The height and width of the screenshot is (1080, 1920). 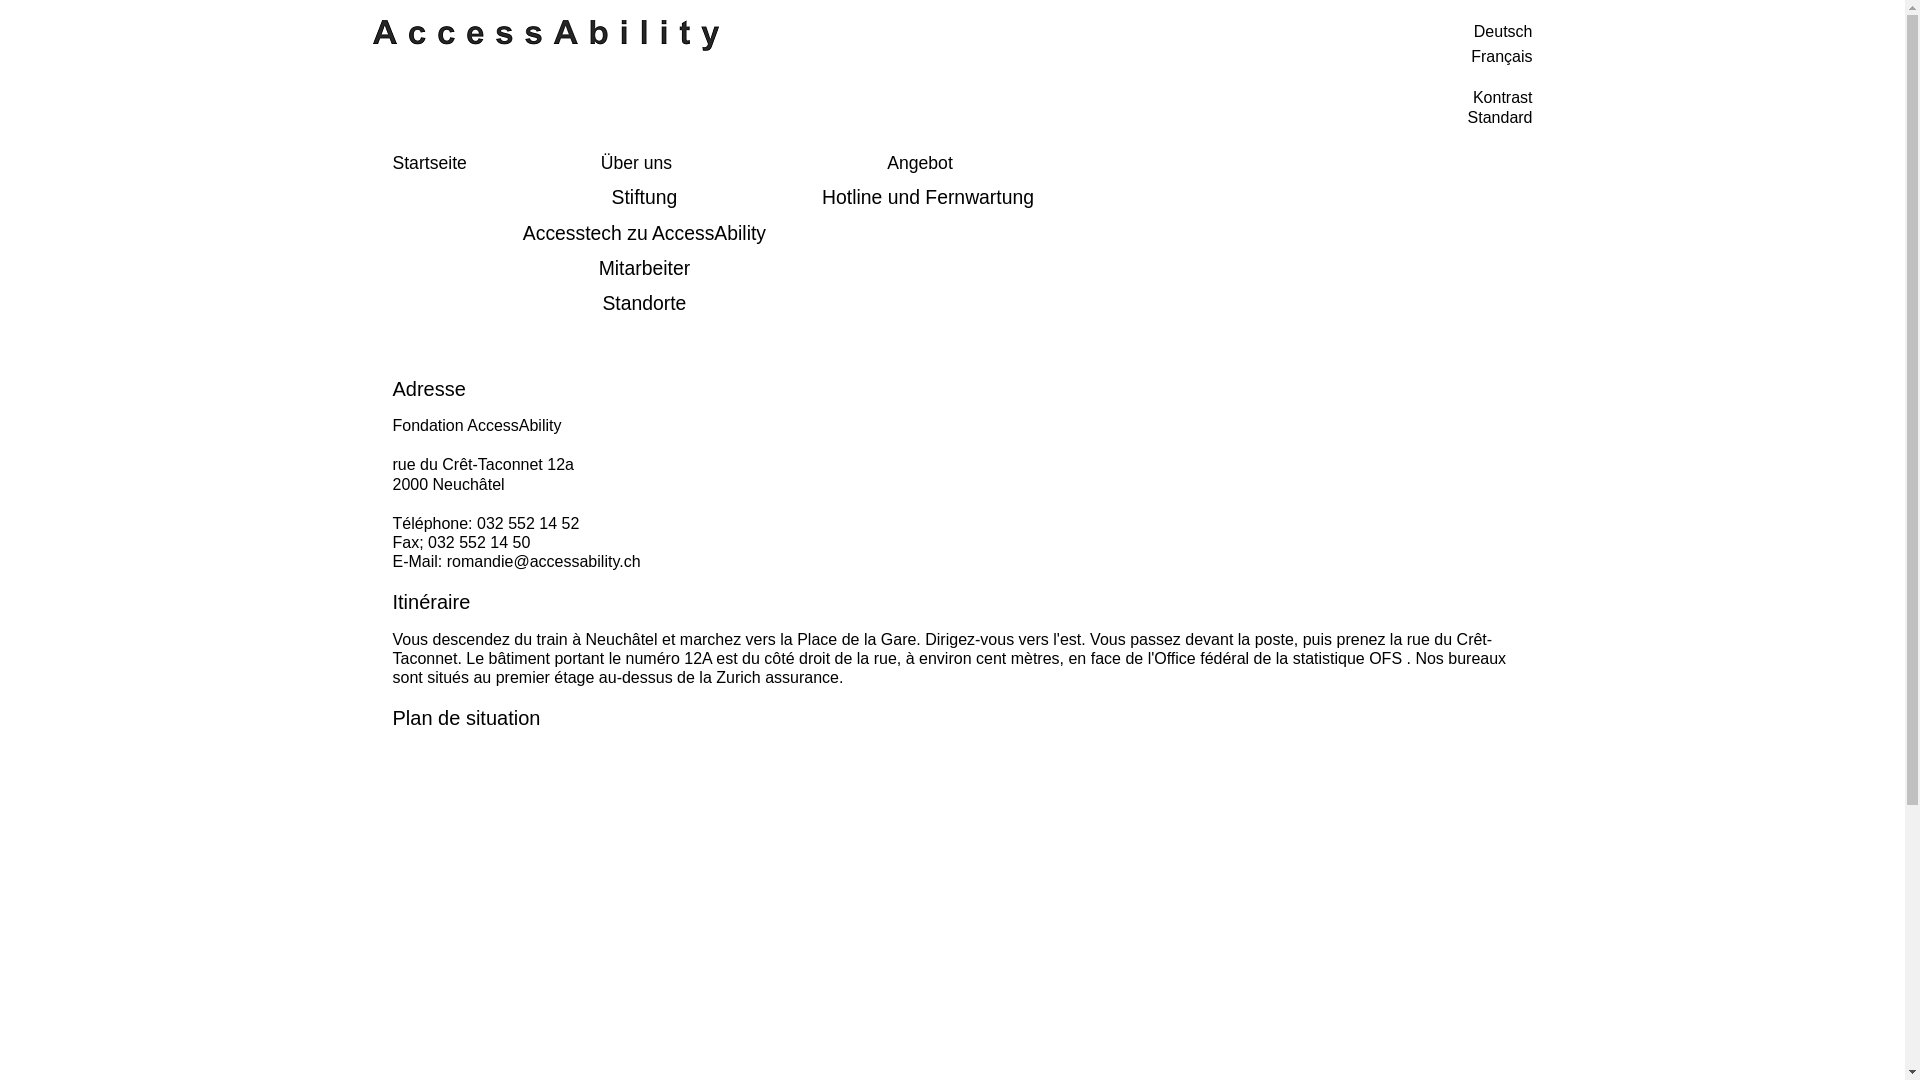 What do you see at coordinates (644, 232) in the screenshot?
I see `'Accesstech zu AccessAbility'` at bounding box center [644, 232].